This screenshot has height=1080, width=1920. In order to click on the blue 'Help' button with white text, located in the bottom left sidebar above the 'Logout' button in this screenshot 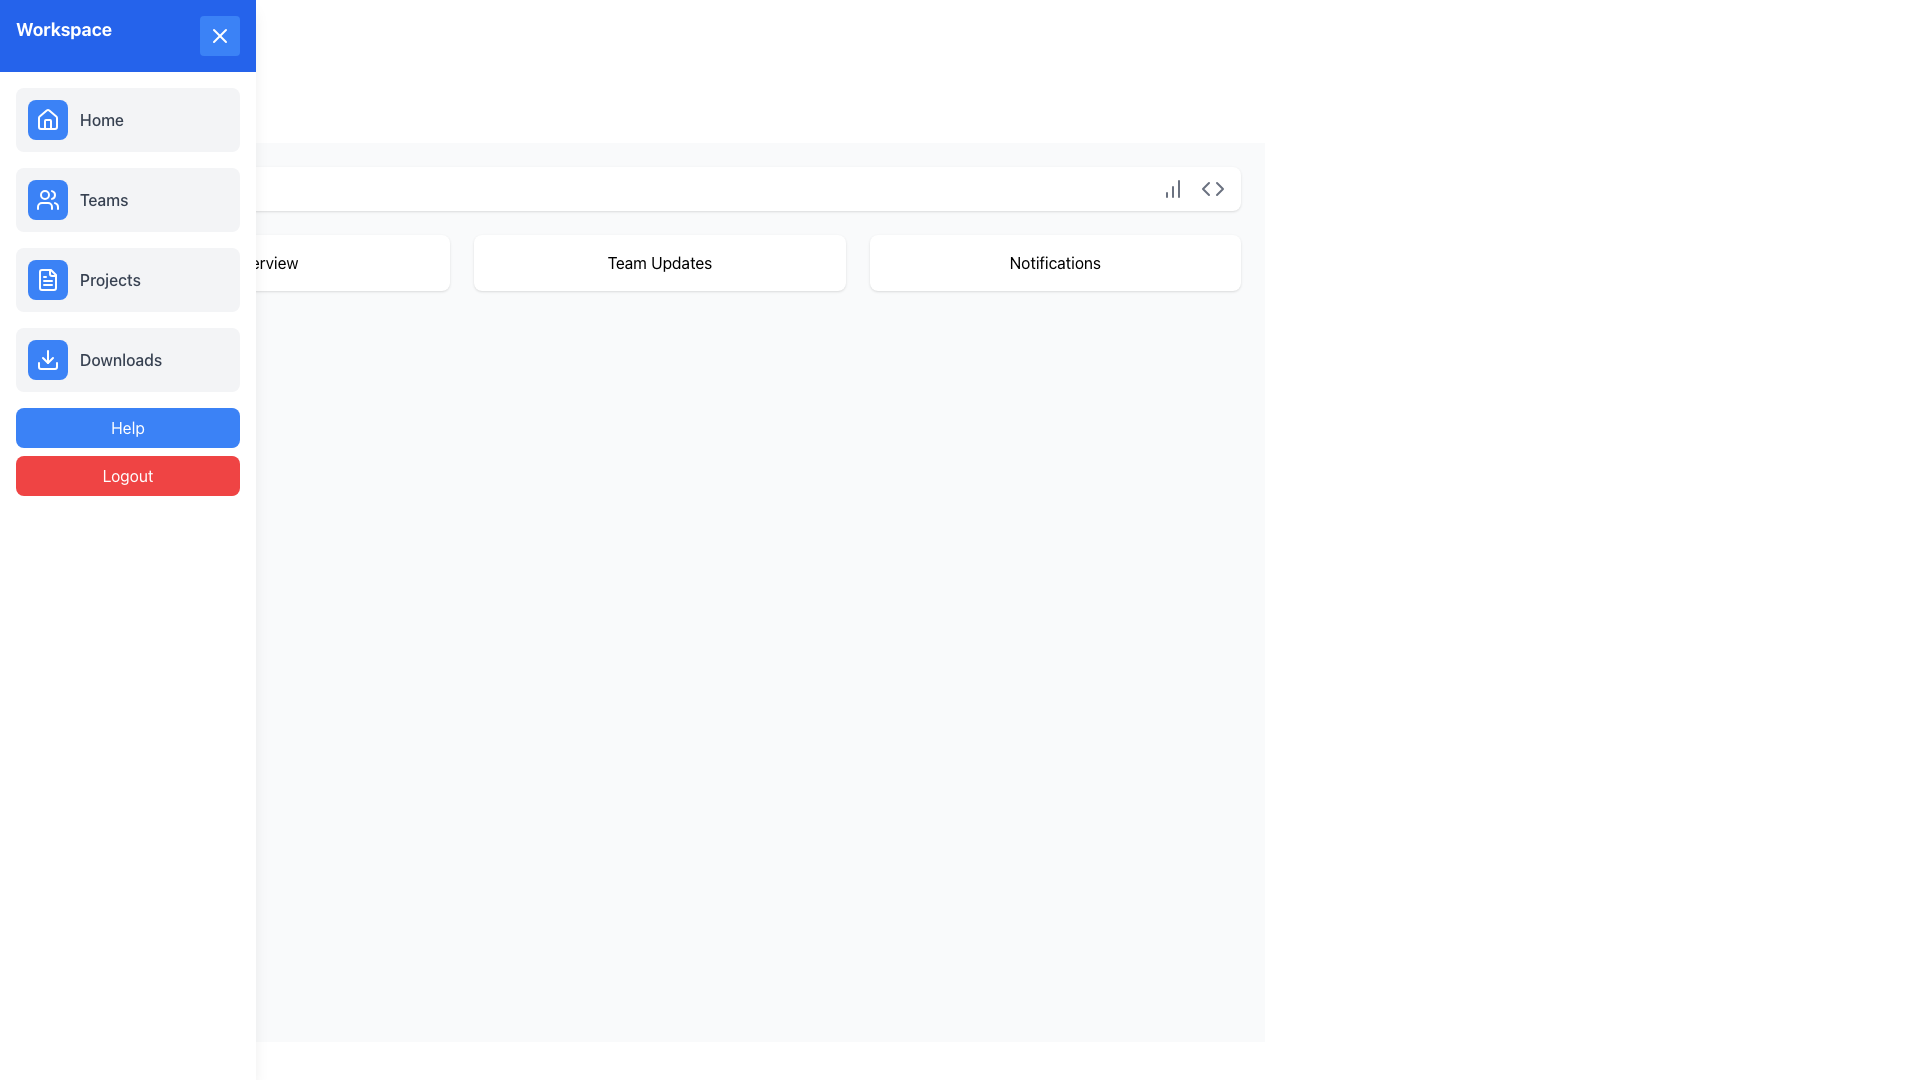, I will do `click(127, 427)`.